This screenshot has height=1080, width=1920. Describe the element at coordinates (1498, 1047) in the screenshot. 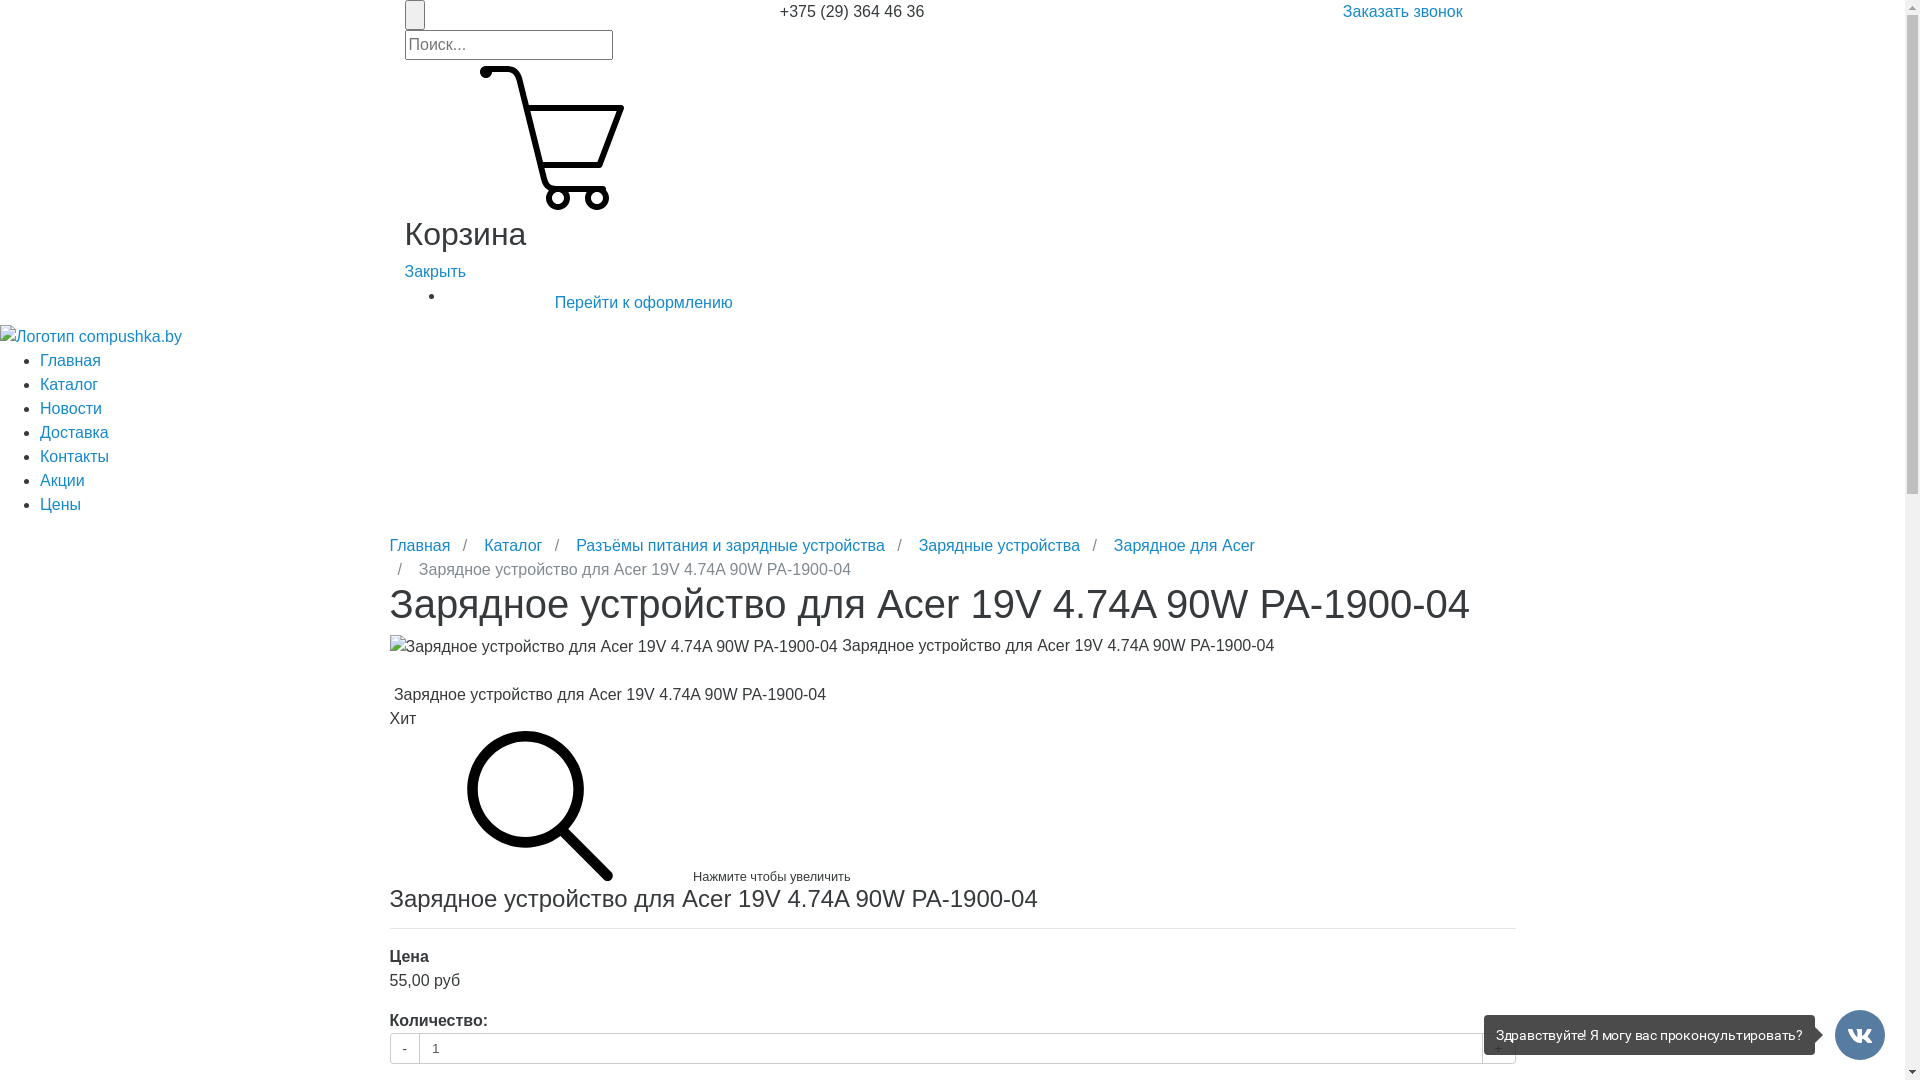

I see `'+'` at that location.